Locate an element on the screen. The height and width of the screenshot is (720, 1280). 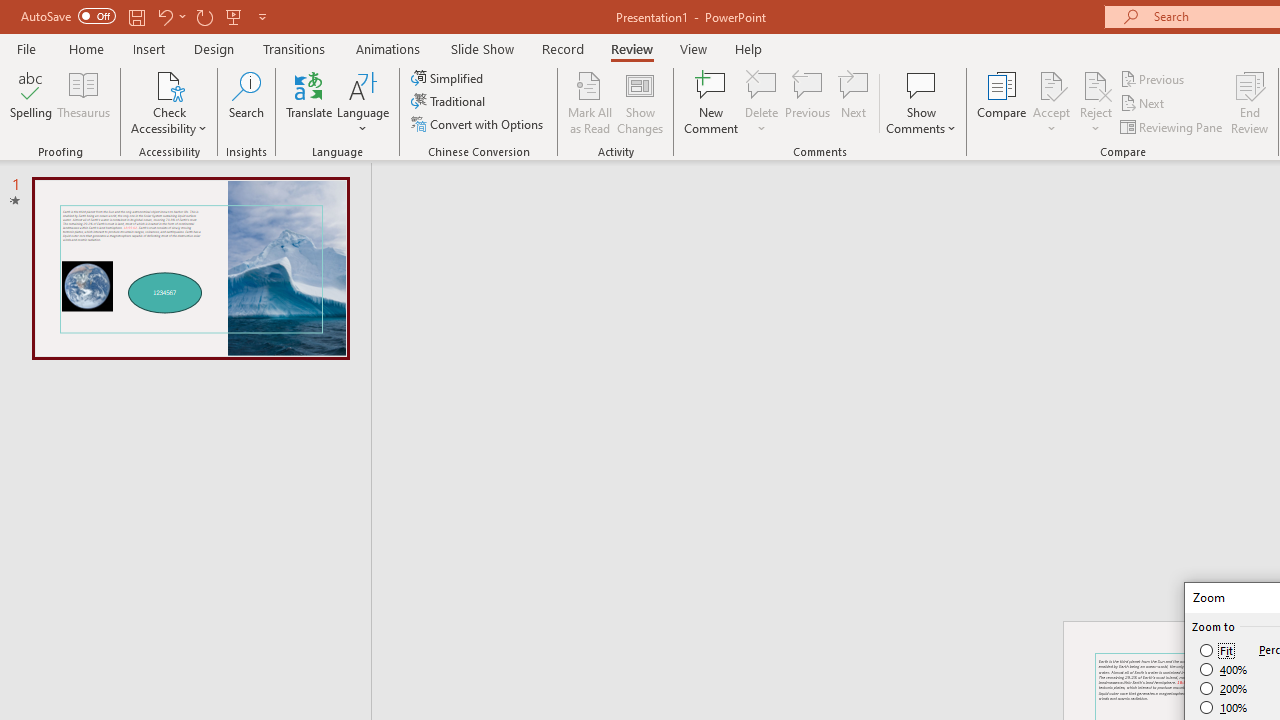
'400%' is located at coordinates (1223, 669).